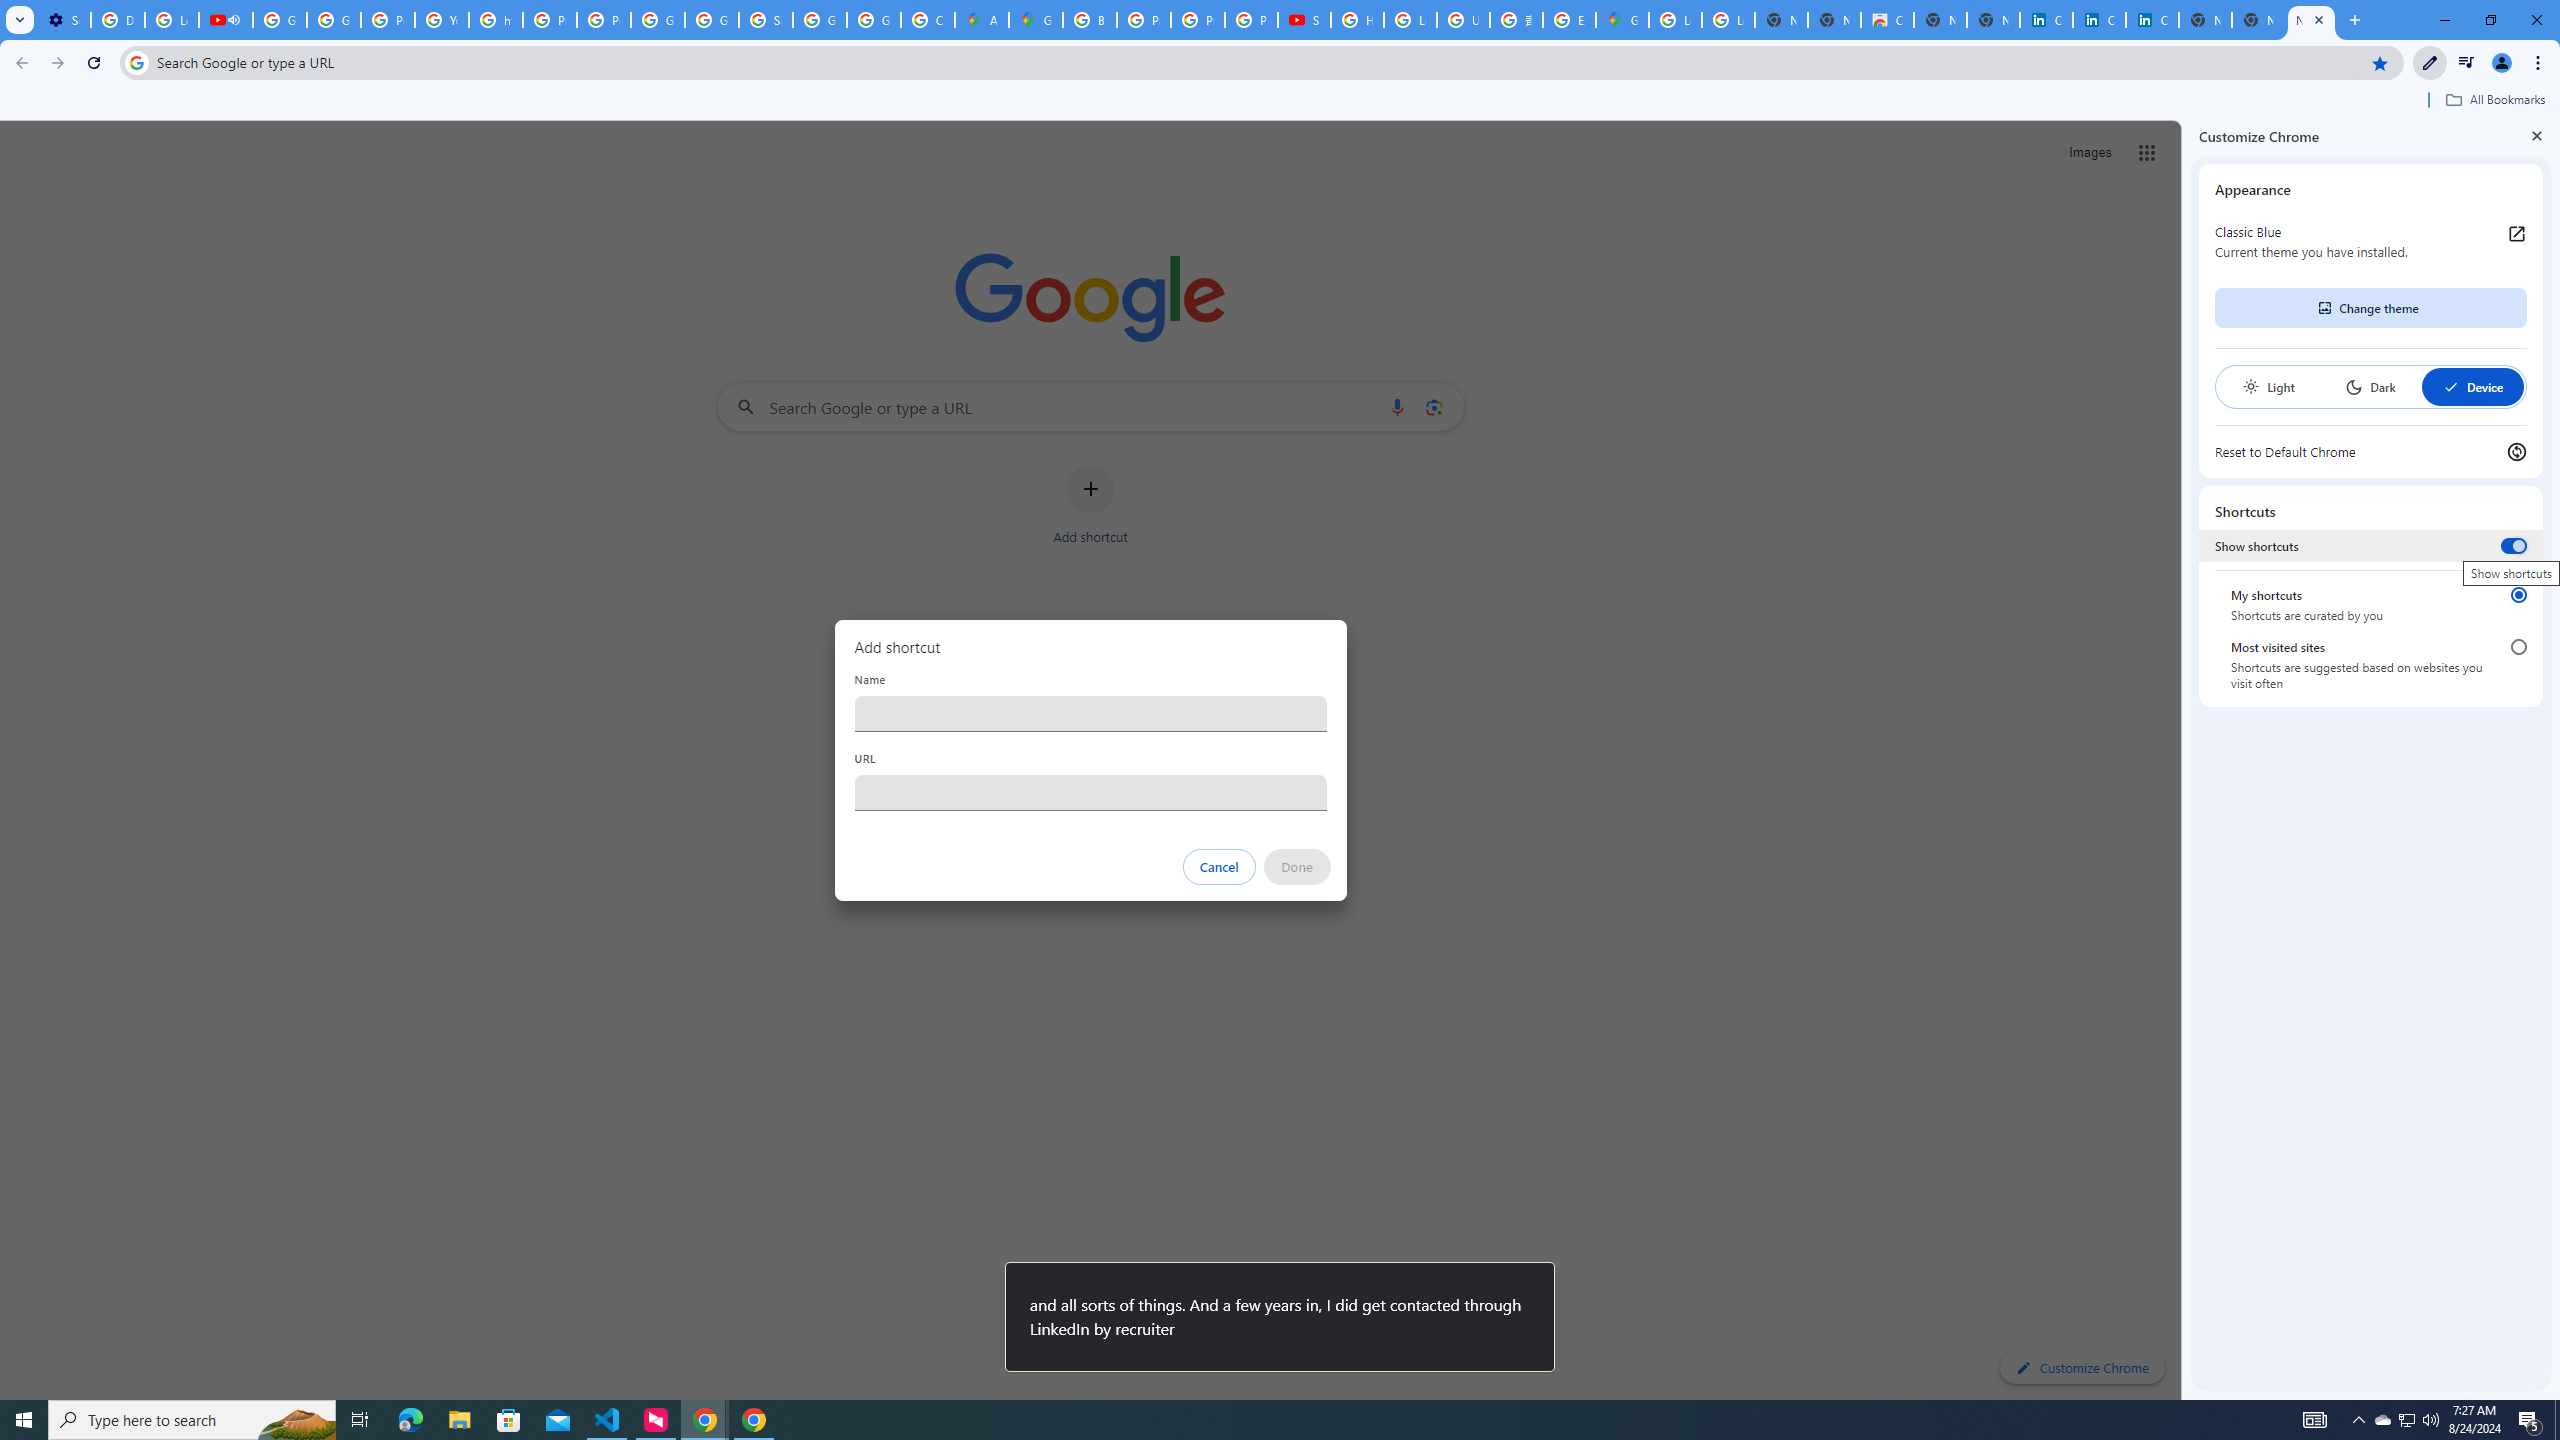 This screenshot has height=1440, width=2560. What do you see at coordinates (928, 19) in the screenshot?
I see `'Create your Google Account'` at bounding box center [928, 19].